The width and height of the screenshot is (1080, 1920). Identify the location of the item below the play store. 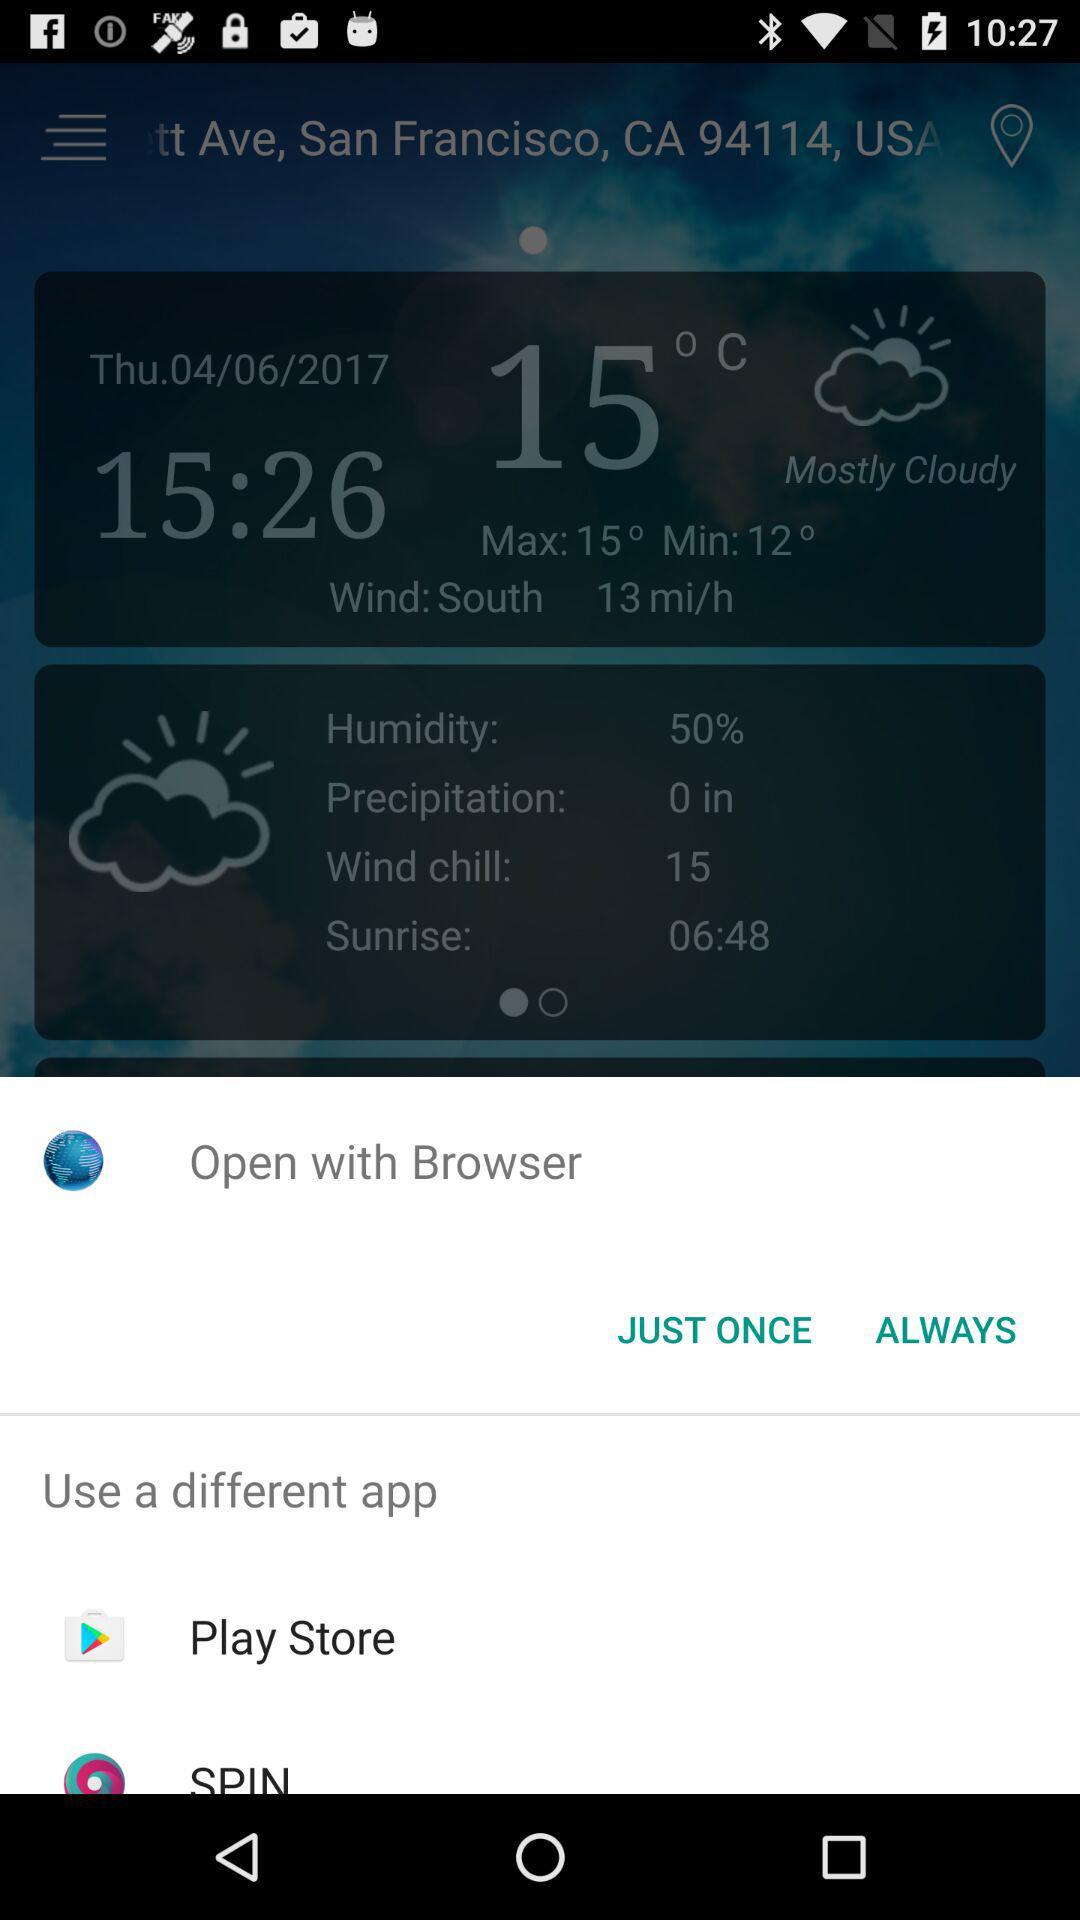
(239, 1772).